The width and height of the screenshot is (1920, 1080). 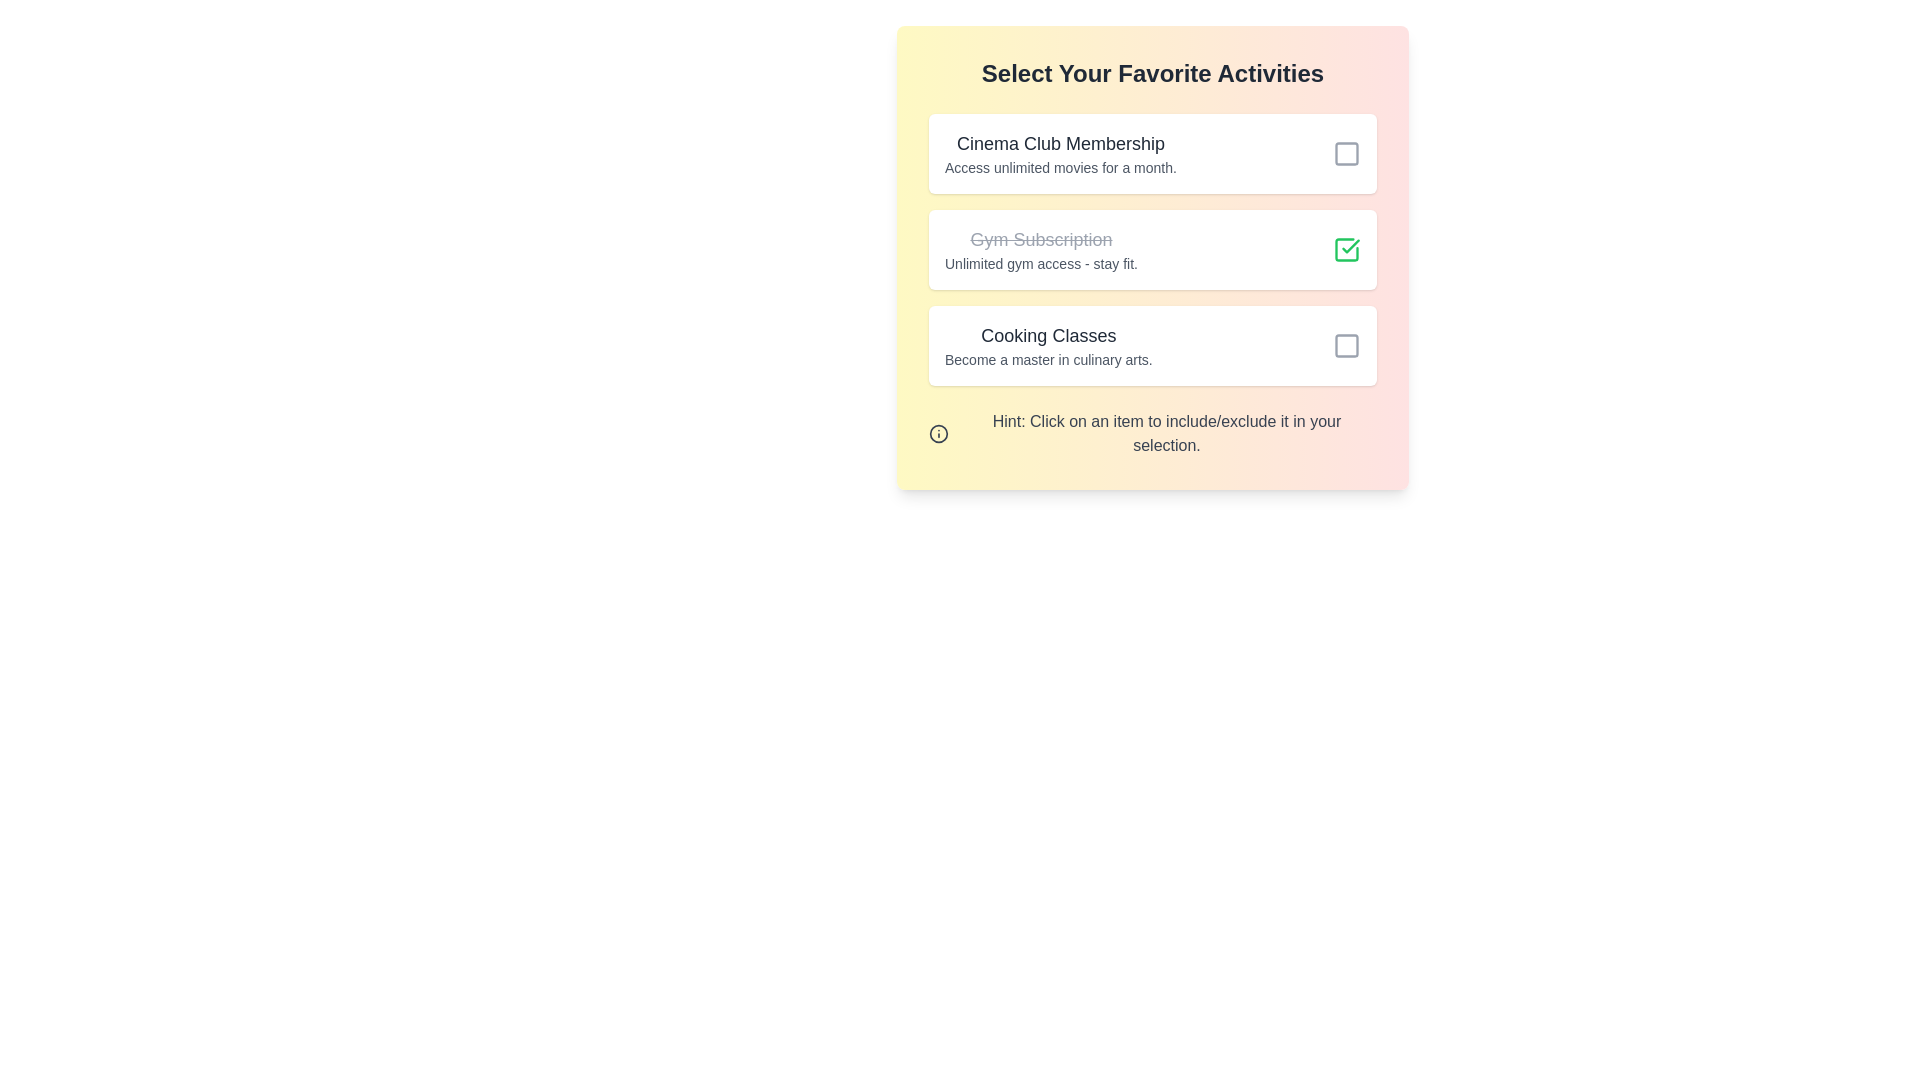 I want to click on the descriptive text element providing information about the 'Cooking Classes' activity, located directly below the 'Cooking Classes' heading, so click(x=1047, y=358).